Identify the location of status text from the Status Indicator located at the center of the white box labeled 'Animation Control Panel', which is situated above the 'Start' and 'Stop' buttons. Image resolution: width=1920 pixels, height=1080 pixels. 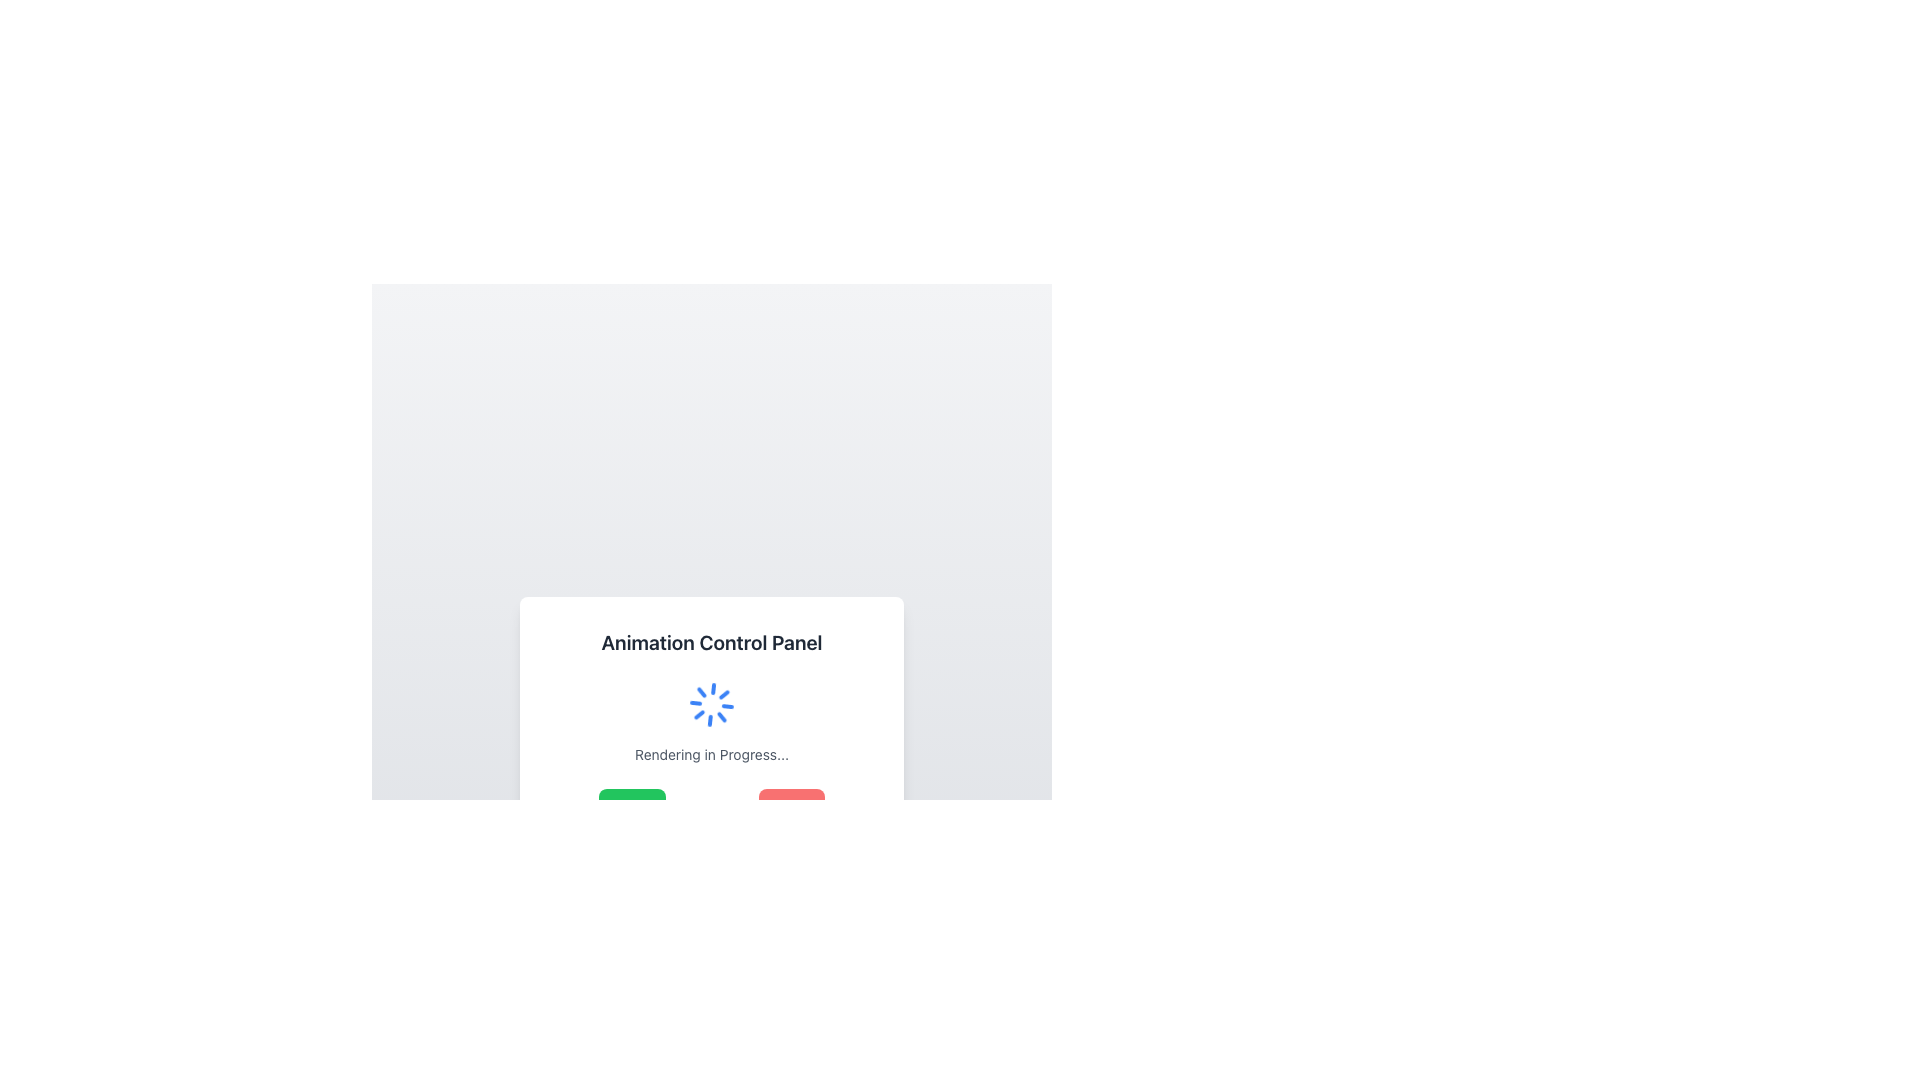
(711, 721).